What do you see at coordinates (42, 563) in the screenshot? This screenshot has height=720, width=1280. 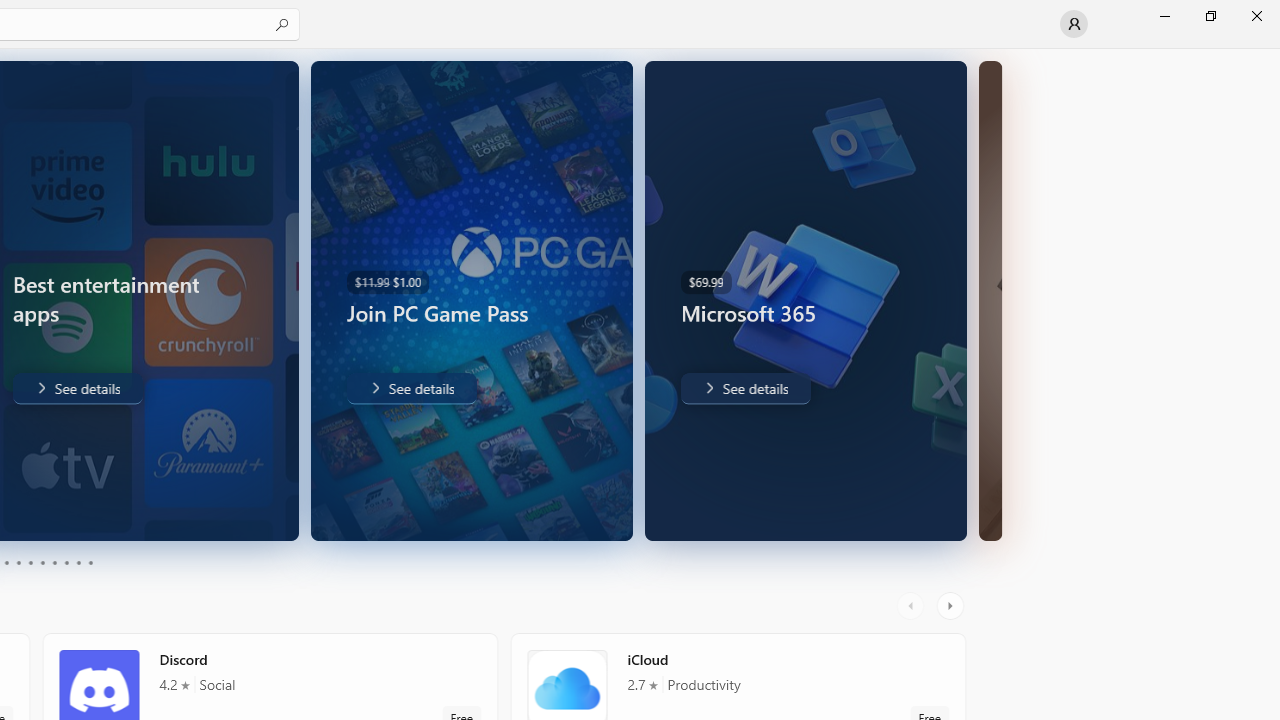 I see `'Page 6'` at bounding box center [42, 563].